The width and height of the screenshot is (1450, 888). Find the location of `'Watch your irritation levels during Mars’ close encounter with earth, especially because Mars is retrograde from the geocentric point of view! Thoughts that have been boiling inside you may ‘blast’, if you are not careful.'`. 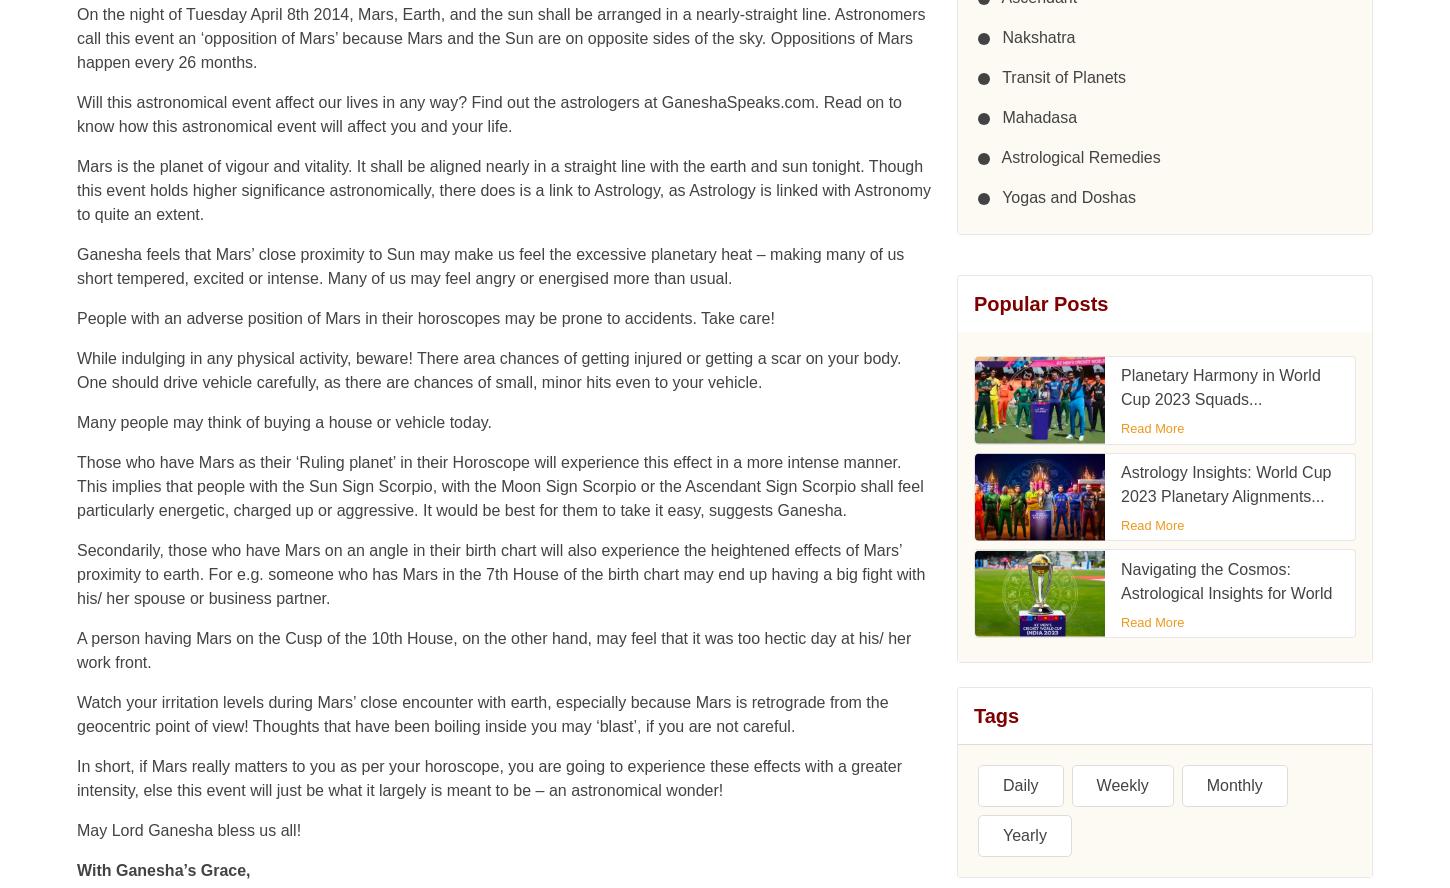

'Watch your irritation levels during Mars’ close encounter with earth, especially because Mars is retrograde from the geocentric point of view! Thoughts that have been boiling inside you may ‘blast’, if you are not careful.' is located at coordinates (481, 79).